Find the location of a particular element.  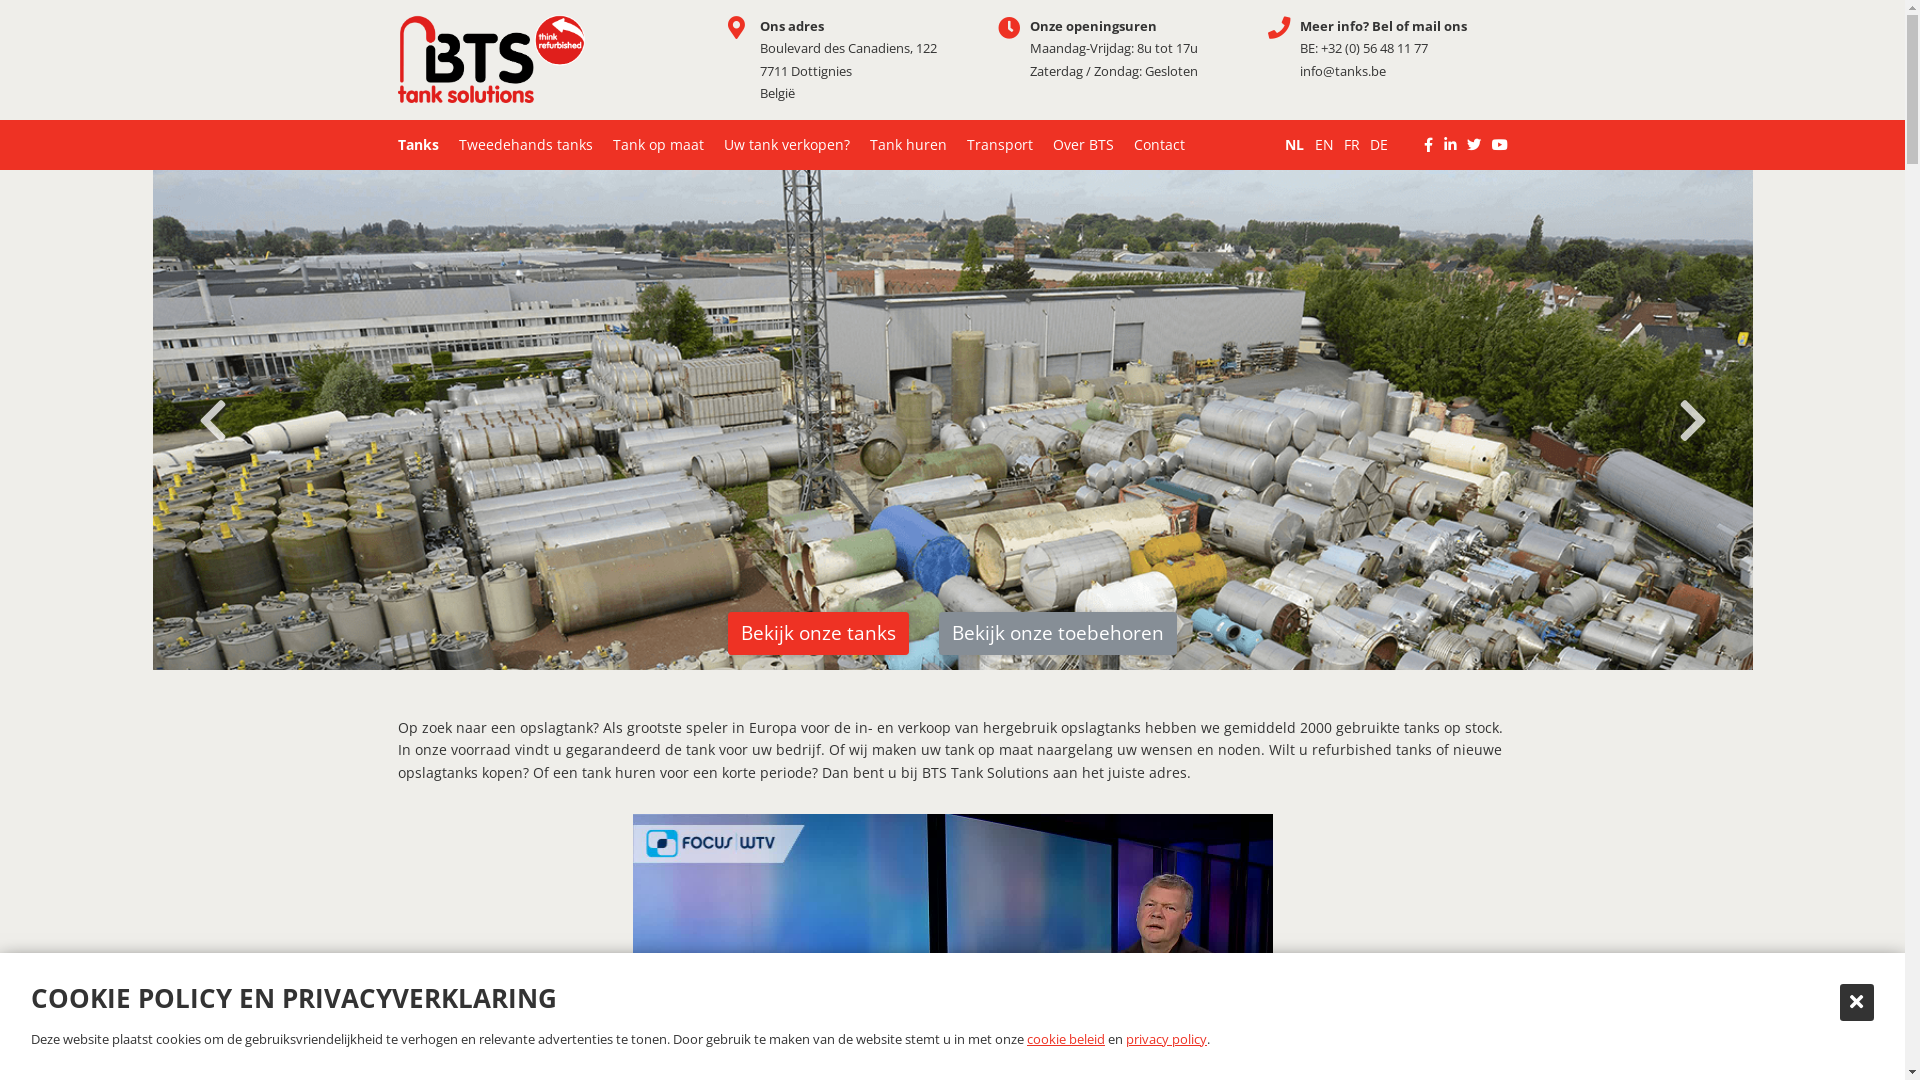

'Next' is located at coordinates (1690, 419).